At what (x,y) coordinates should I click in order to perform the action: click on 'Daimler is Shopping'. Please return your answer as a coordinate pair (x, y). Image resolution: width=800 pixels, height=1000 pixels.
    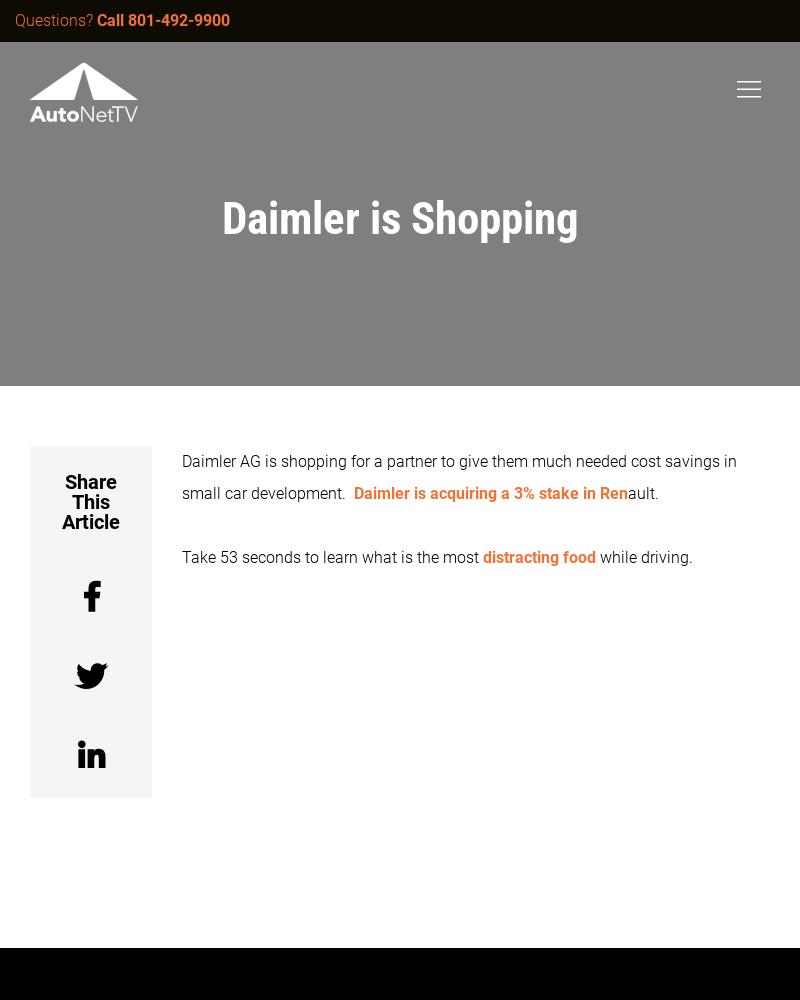
    Looking at the image, I should click on (398, 217).